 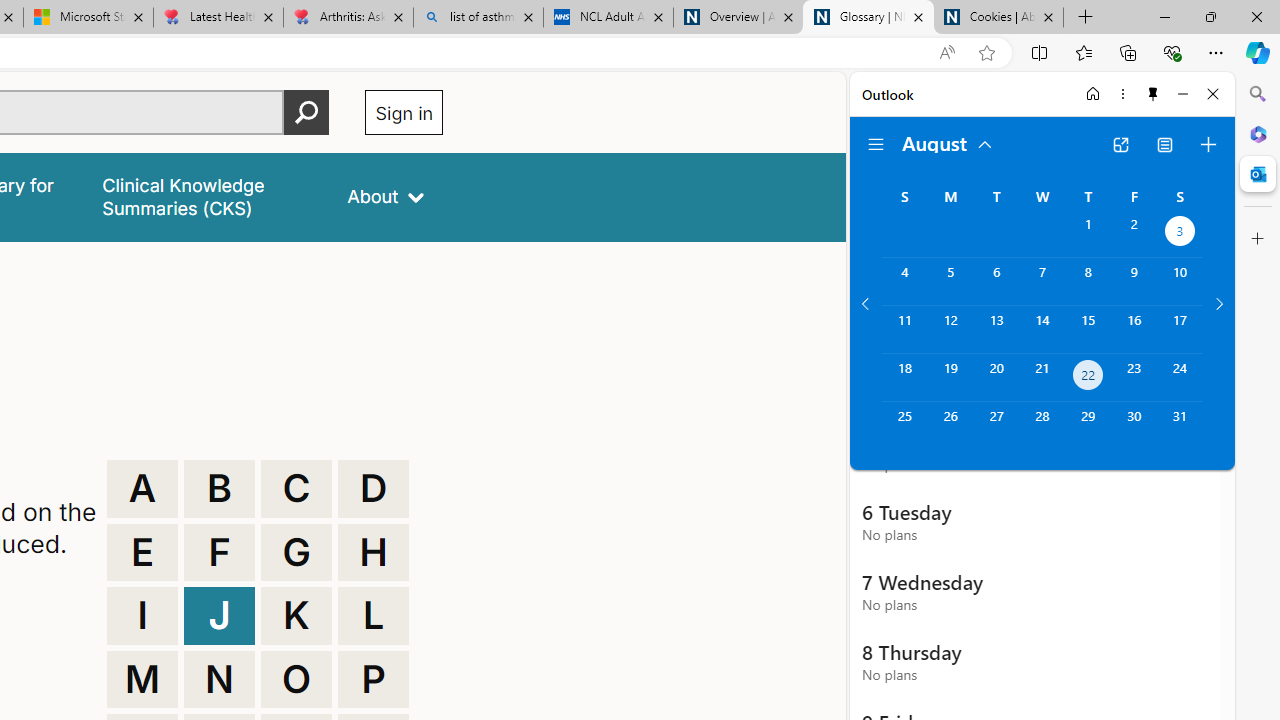 What do you see at coordinates (219, 678) in the screenshot?
I see `'N'` at bounding box center [219, 678].